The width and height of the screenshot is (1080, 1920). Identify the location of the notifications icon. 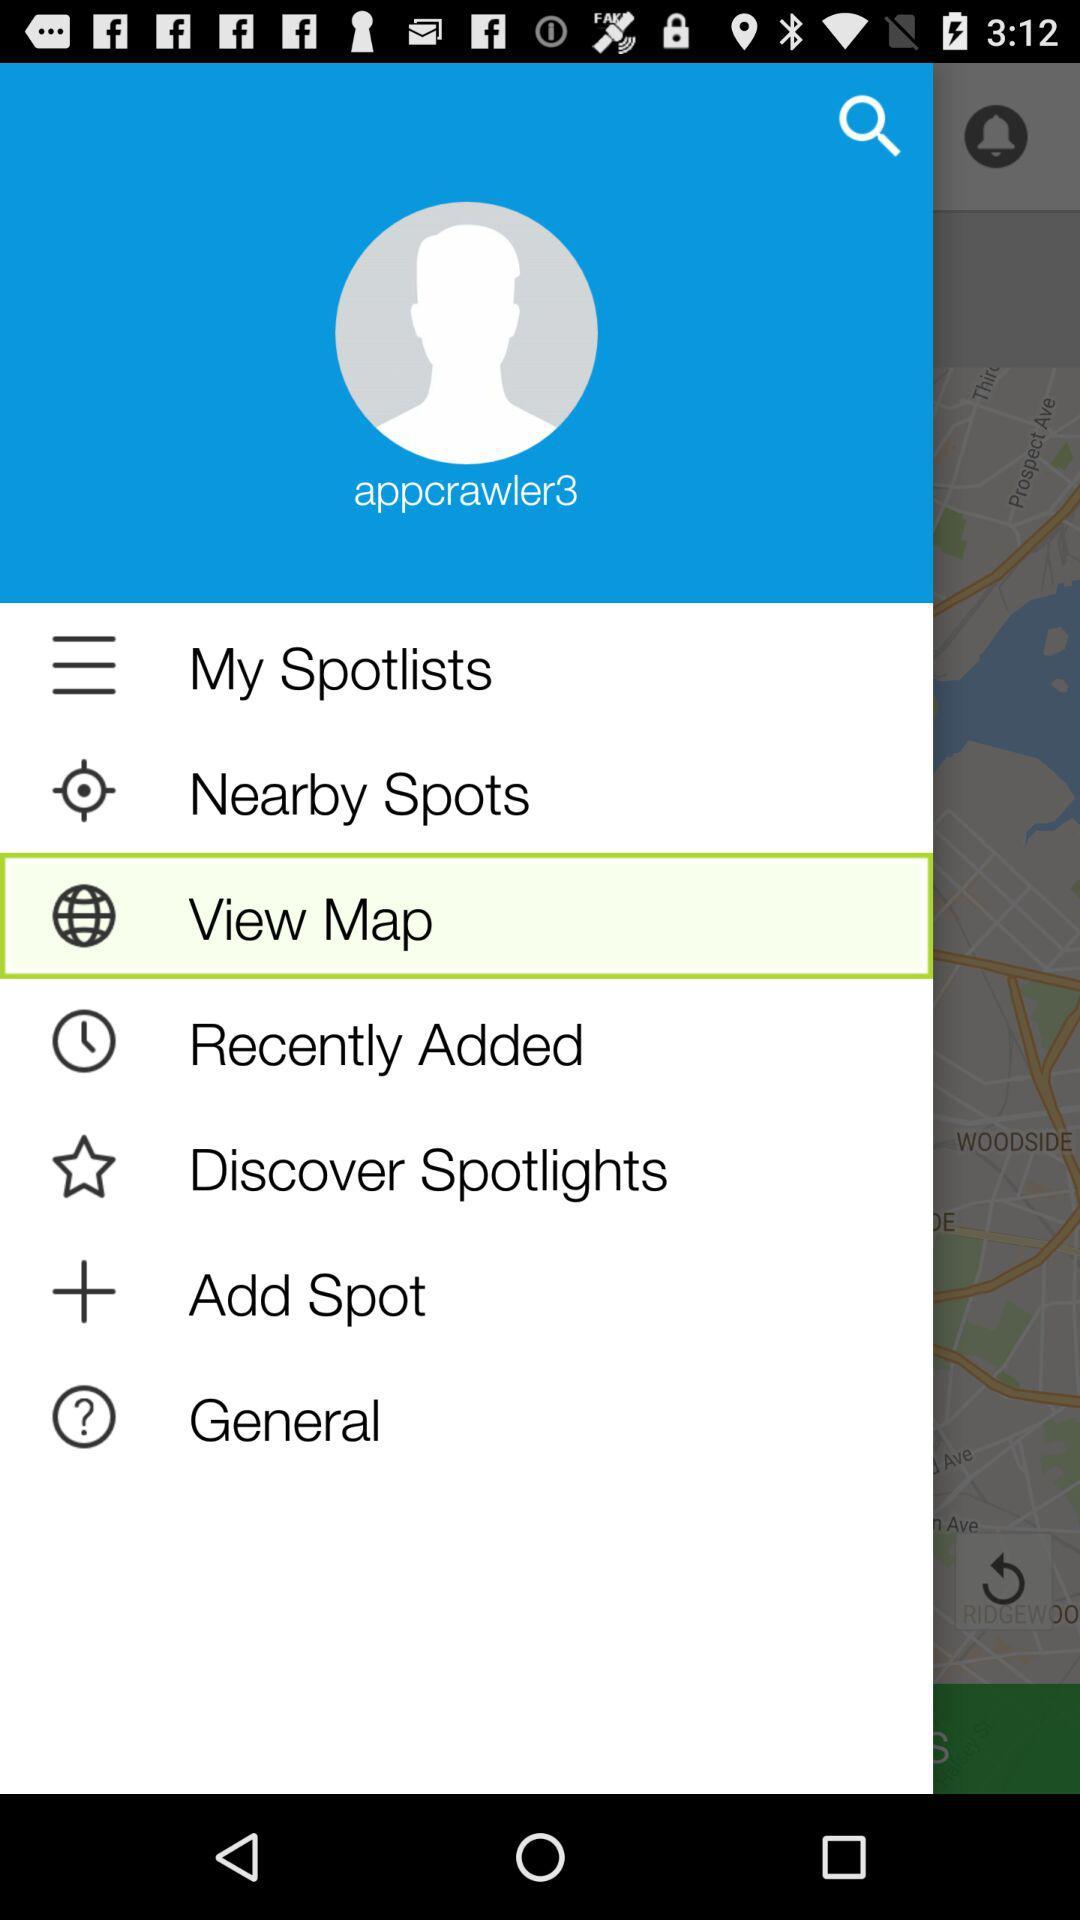
(995, 145).